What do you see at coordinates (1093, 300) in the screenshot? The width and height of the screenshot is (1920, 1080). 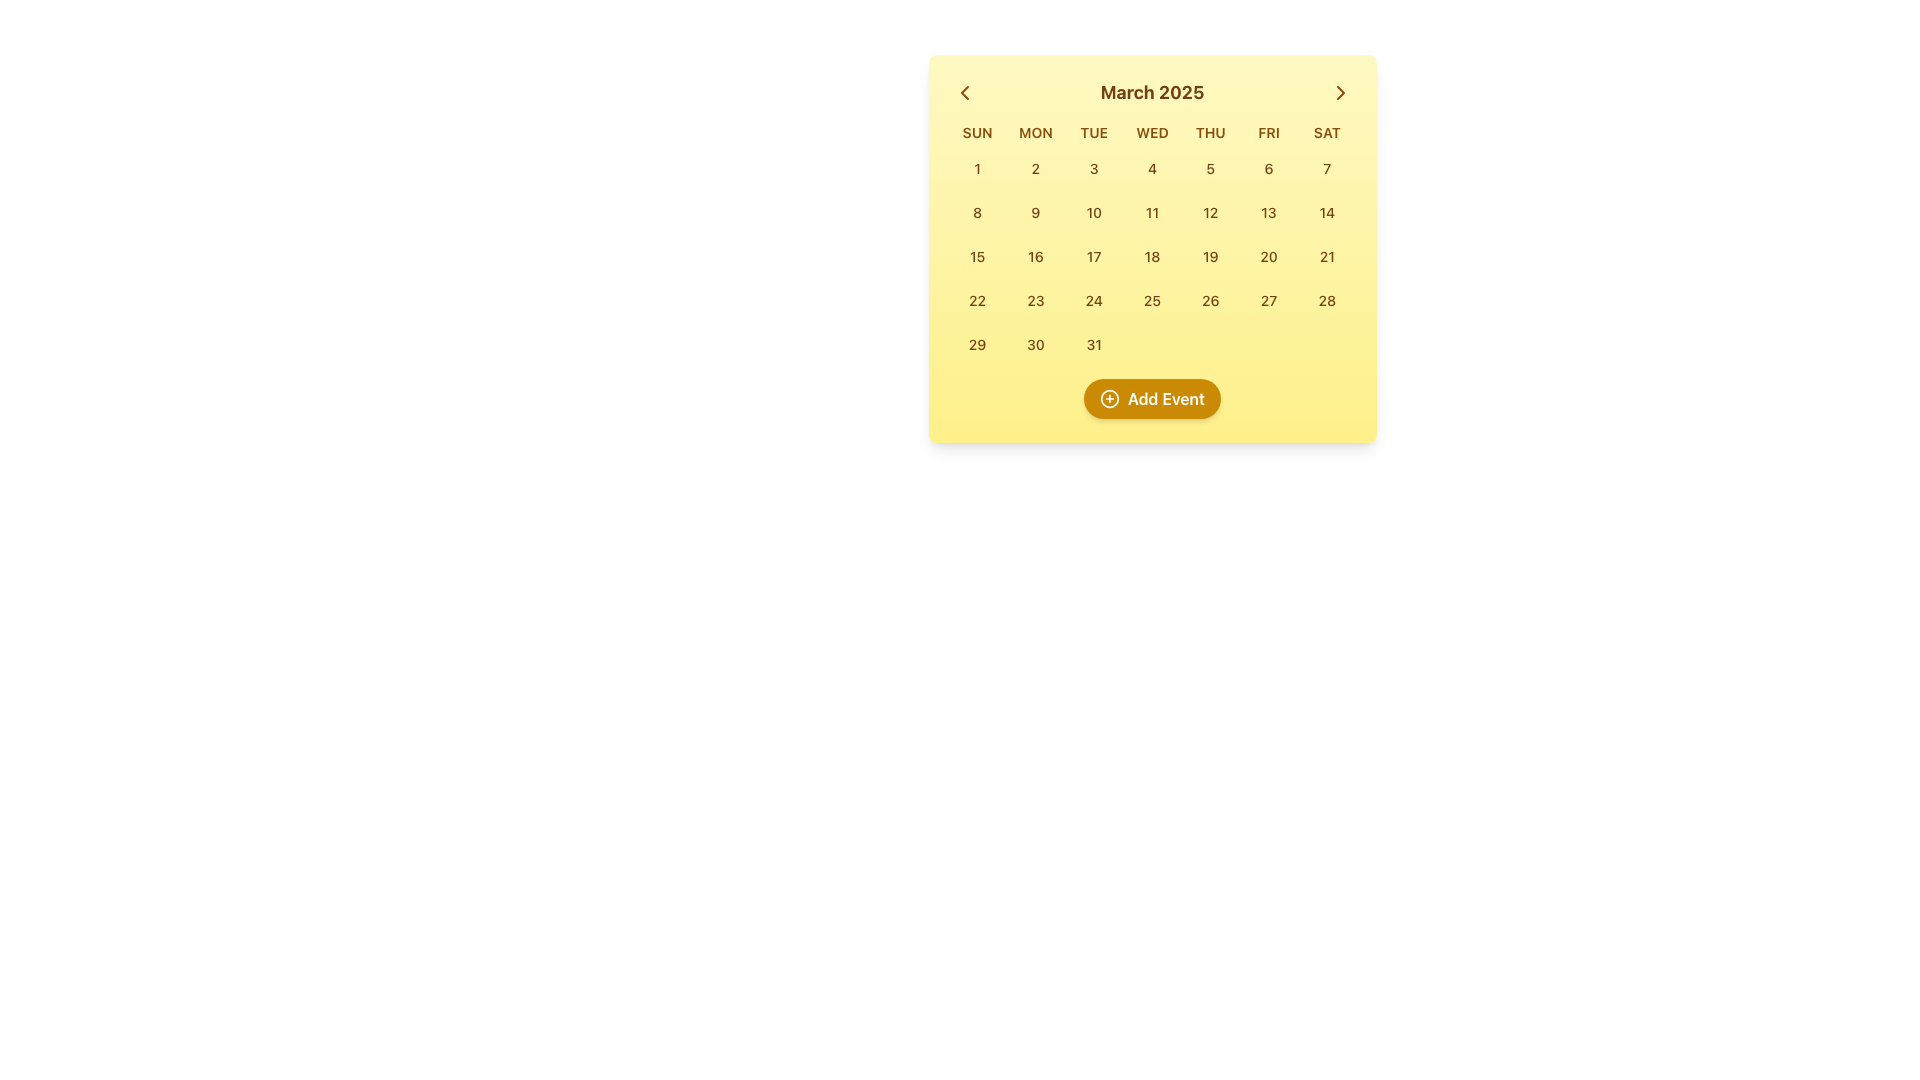 I see `the date text representing March 24, 2025 in the calendar interface` at bounding box center [1093, 300].